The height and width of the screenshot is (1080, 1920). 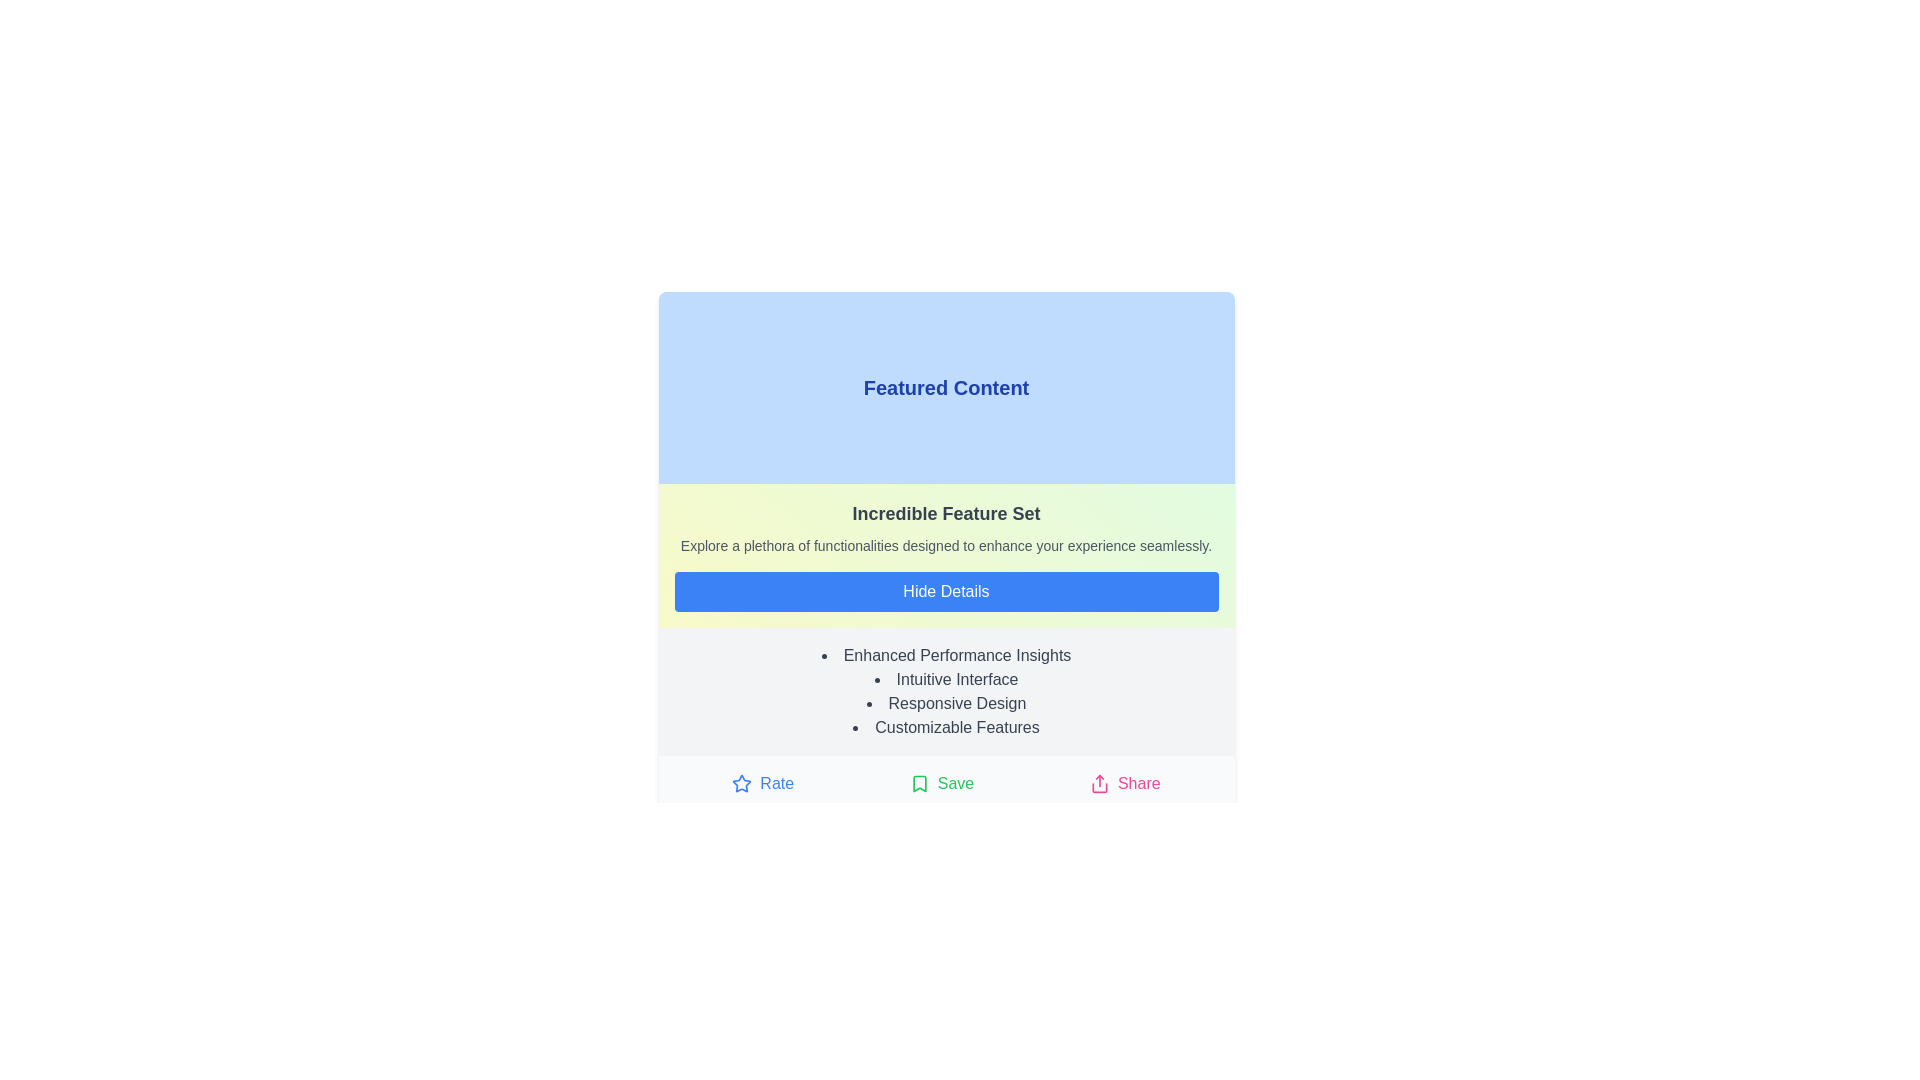 What do you see at coordinates (762, 782) in the screenshot?
I see `the 'Rate' button, which is the first interactive option in a horizontal group containing 'Rate', 'Save', and 'Share', to initiate the rating process` at bounding box center [762, 782].